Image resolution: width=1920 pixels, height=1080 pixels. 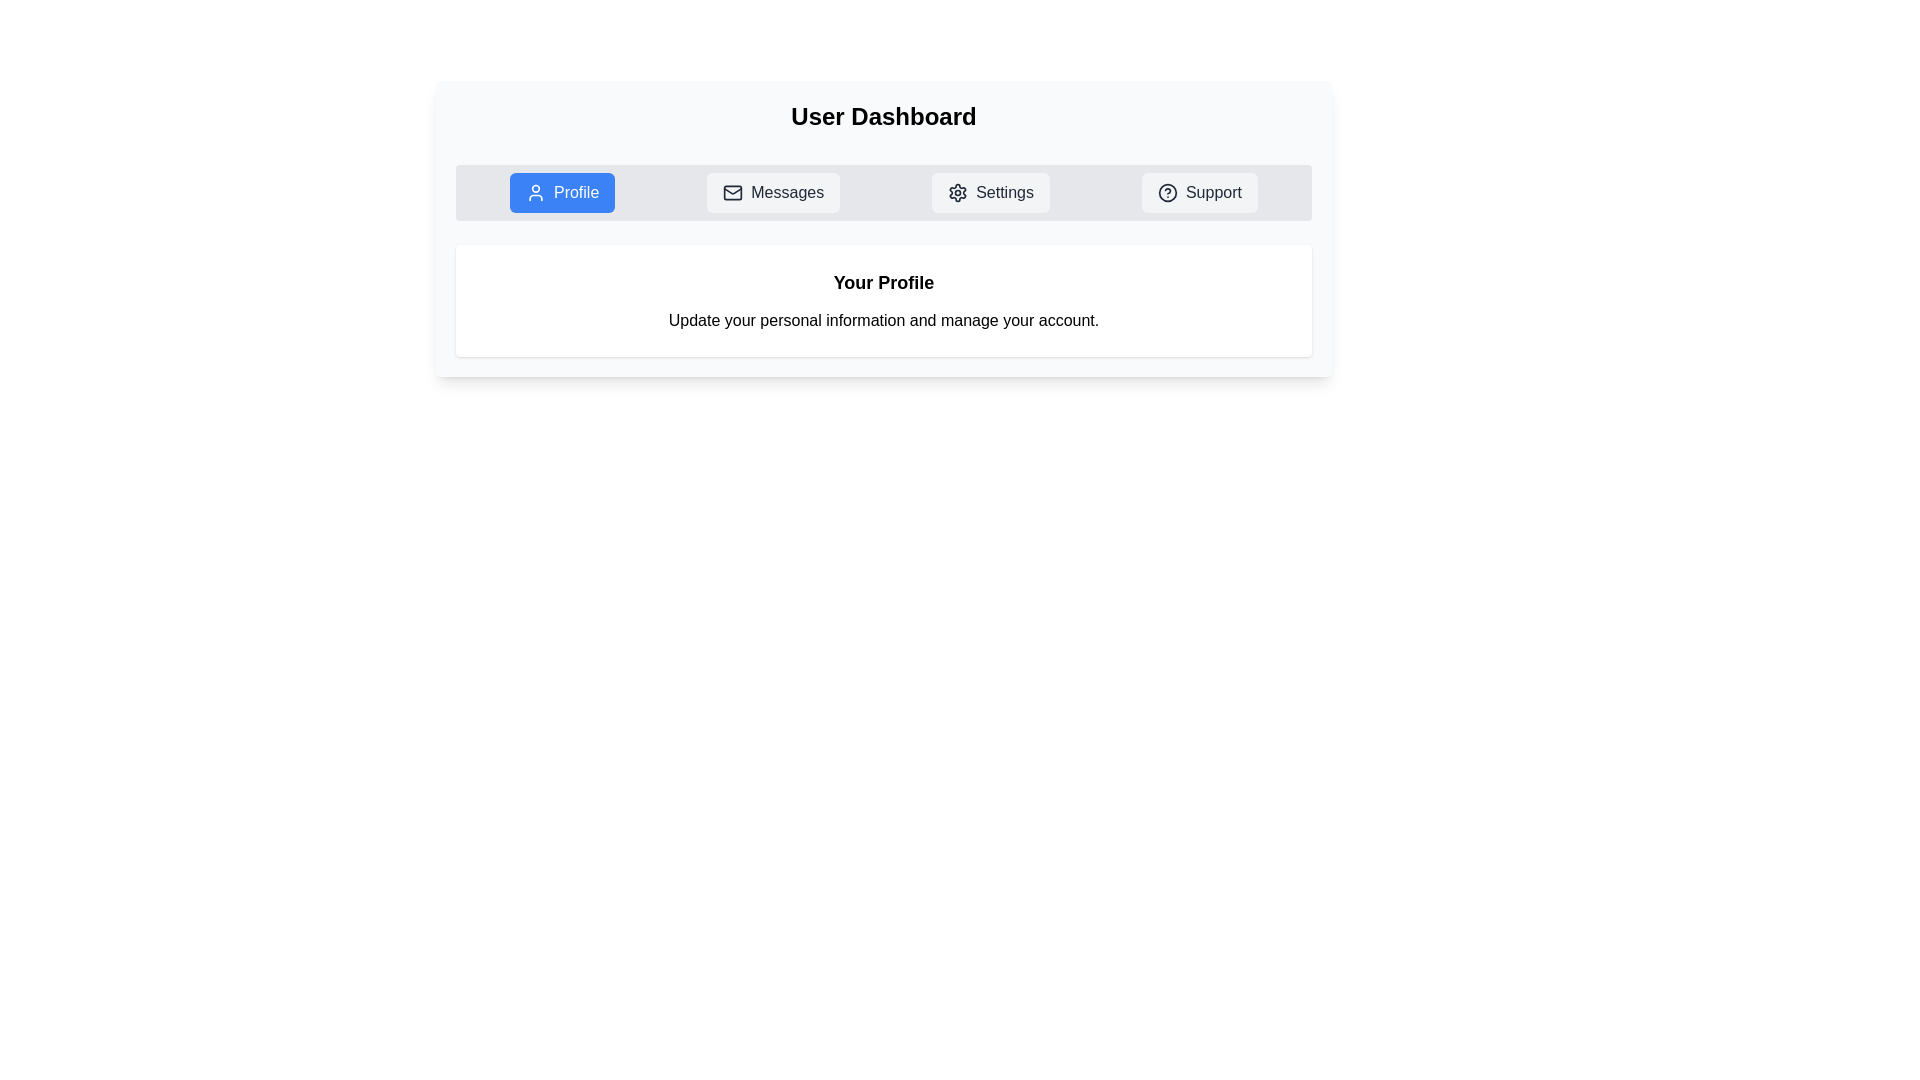 What do you see at coordinates (575, 192) in the screenshot?
I see `the 'Profile' text label inside the button` at bounding box center [575, 192].